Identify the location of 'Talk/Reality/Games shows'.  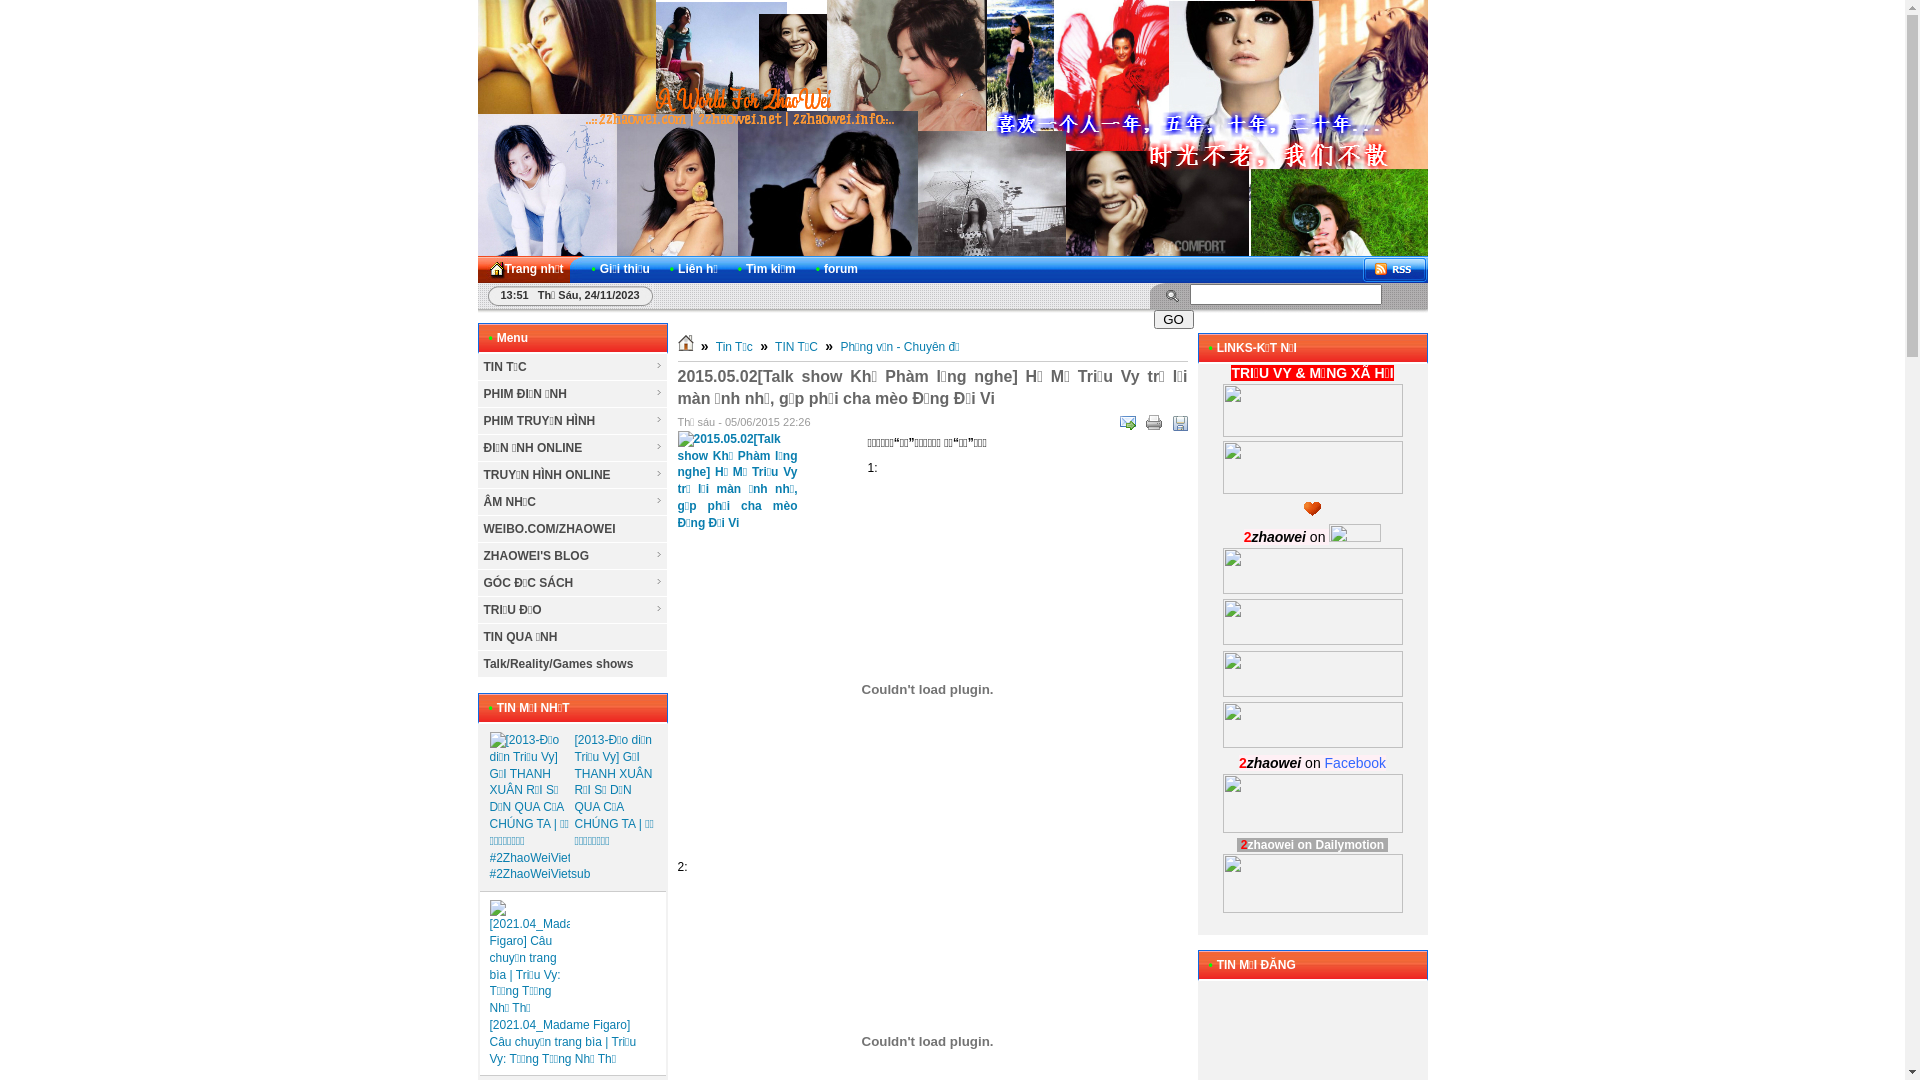
(571, 664).